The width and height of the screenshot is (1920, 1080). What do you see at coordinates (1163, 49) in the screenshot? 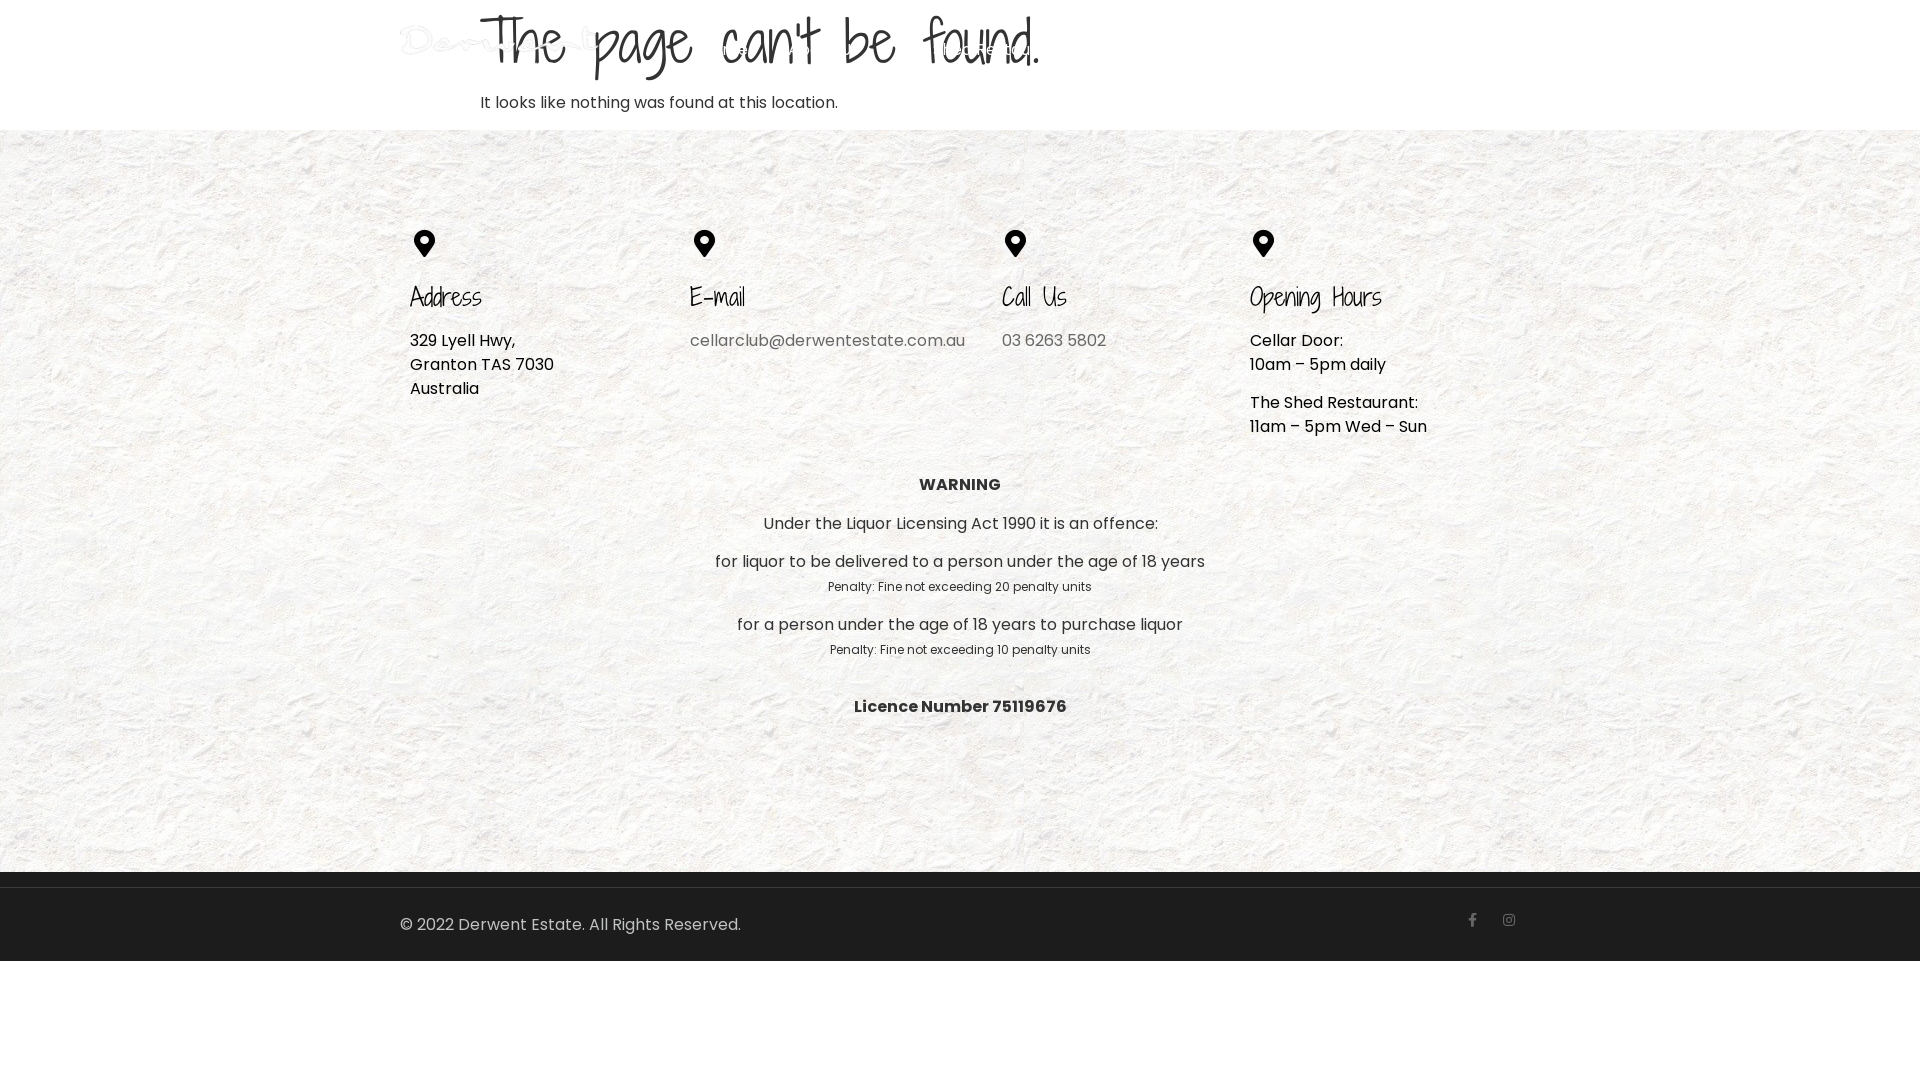
I see `'Wine Club'` at bounding box center [1163, 49].